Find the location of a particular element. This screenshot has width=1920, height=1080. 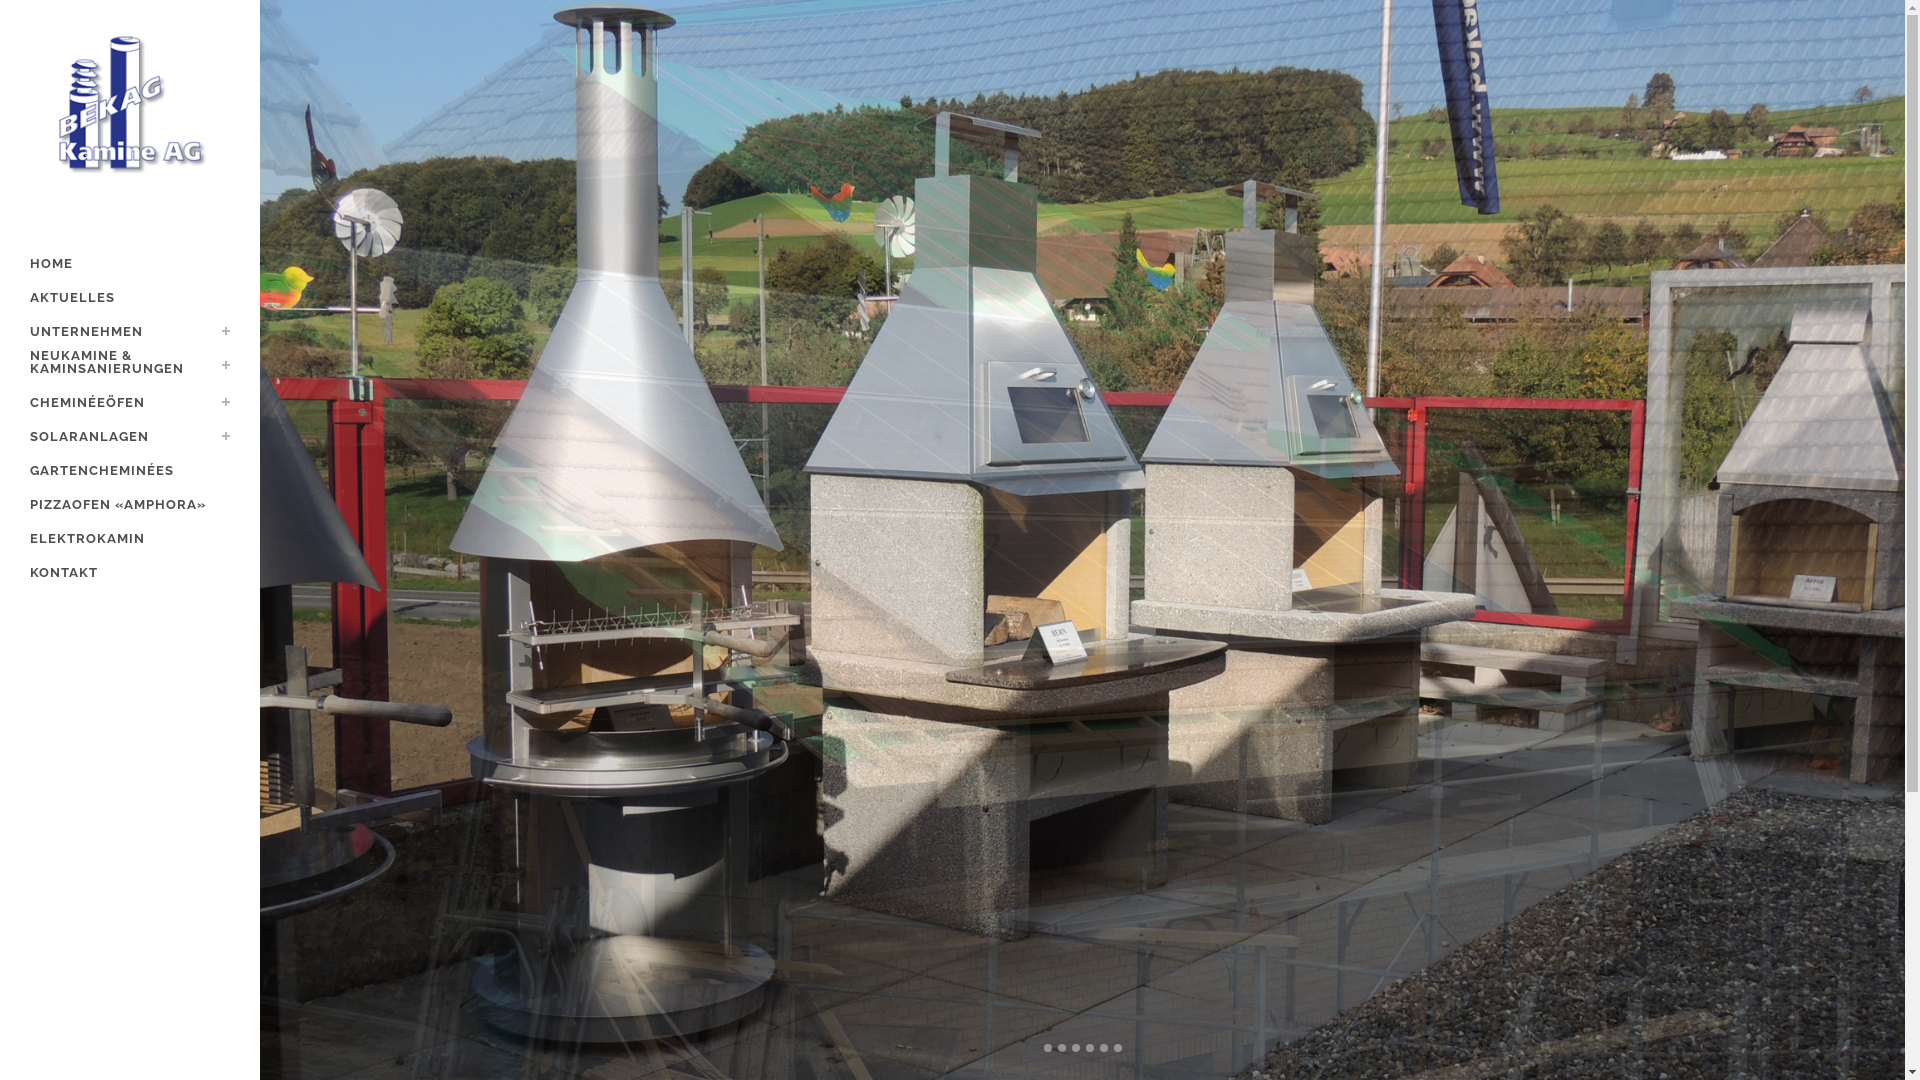

'NEUKAMINE & KAMINSANIERUNGEN' is located at coordinates (128, 367).